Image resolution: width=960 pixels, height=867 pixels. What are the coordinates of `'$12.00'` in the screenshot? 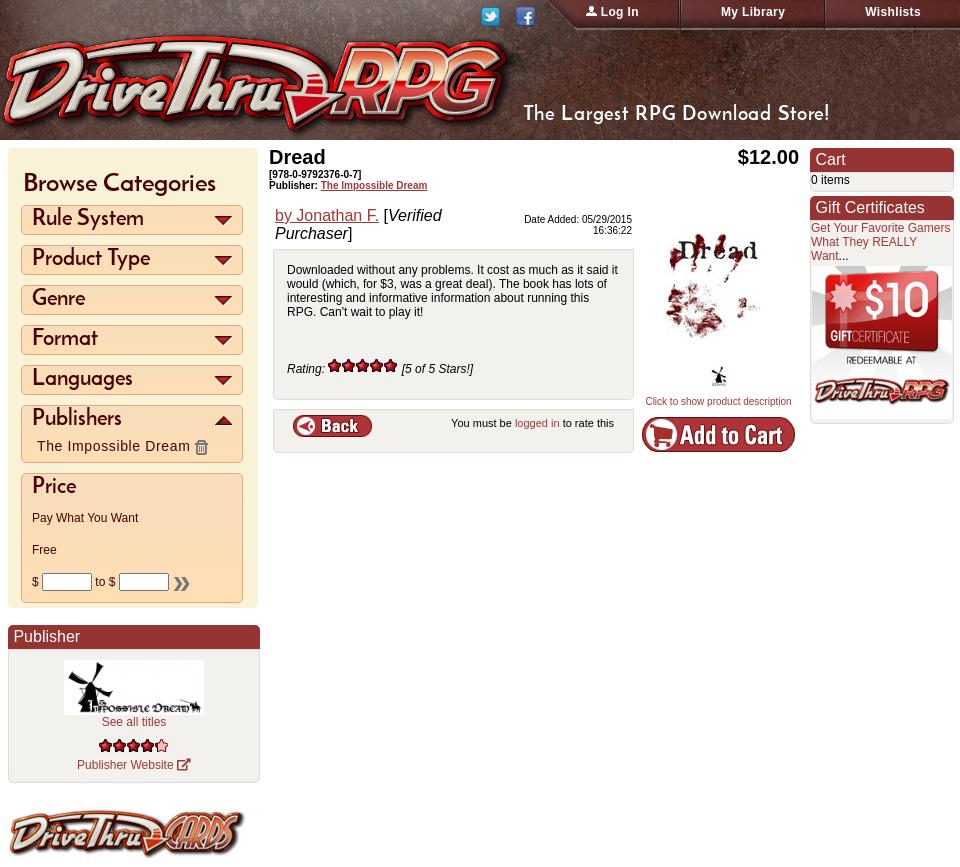 It's located at (767, 157).